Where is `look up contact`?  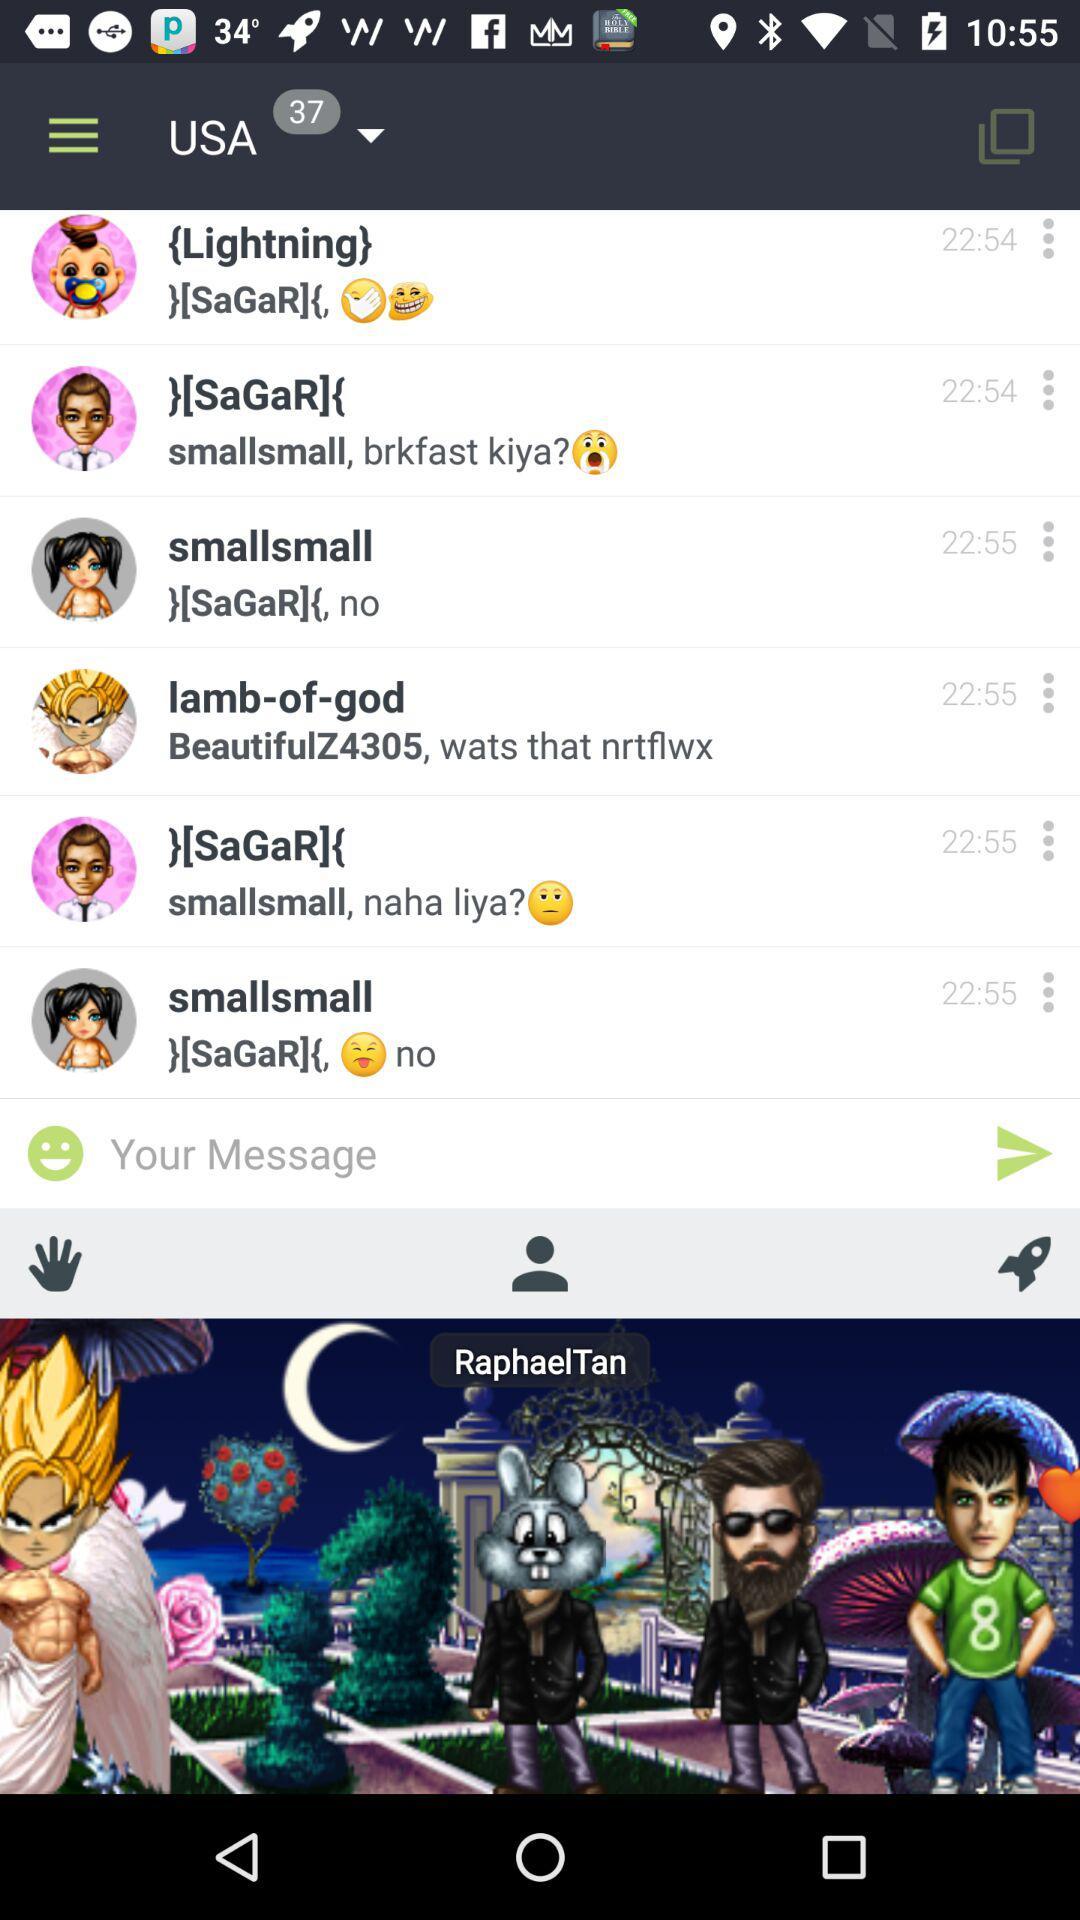
look up contact is located at coordinates (538, 1262).